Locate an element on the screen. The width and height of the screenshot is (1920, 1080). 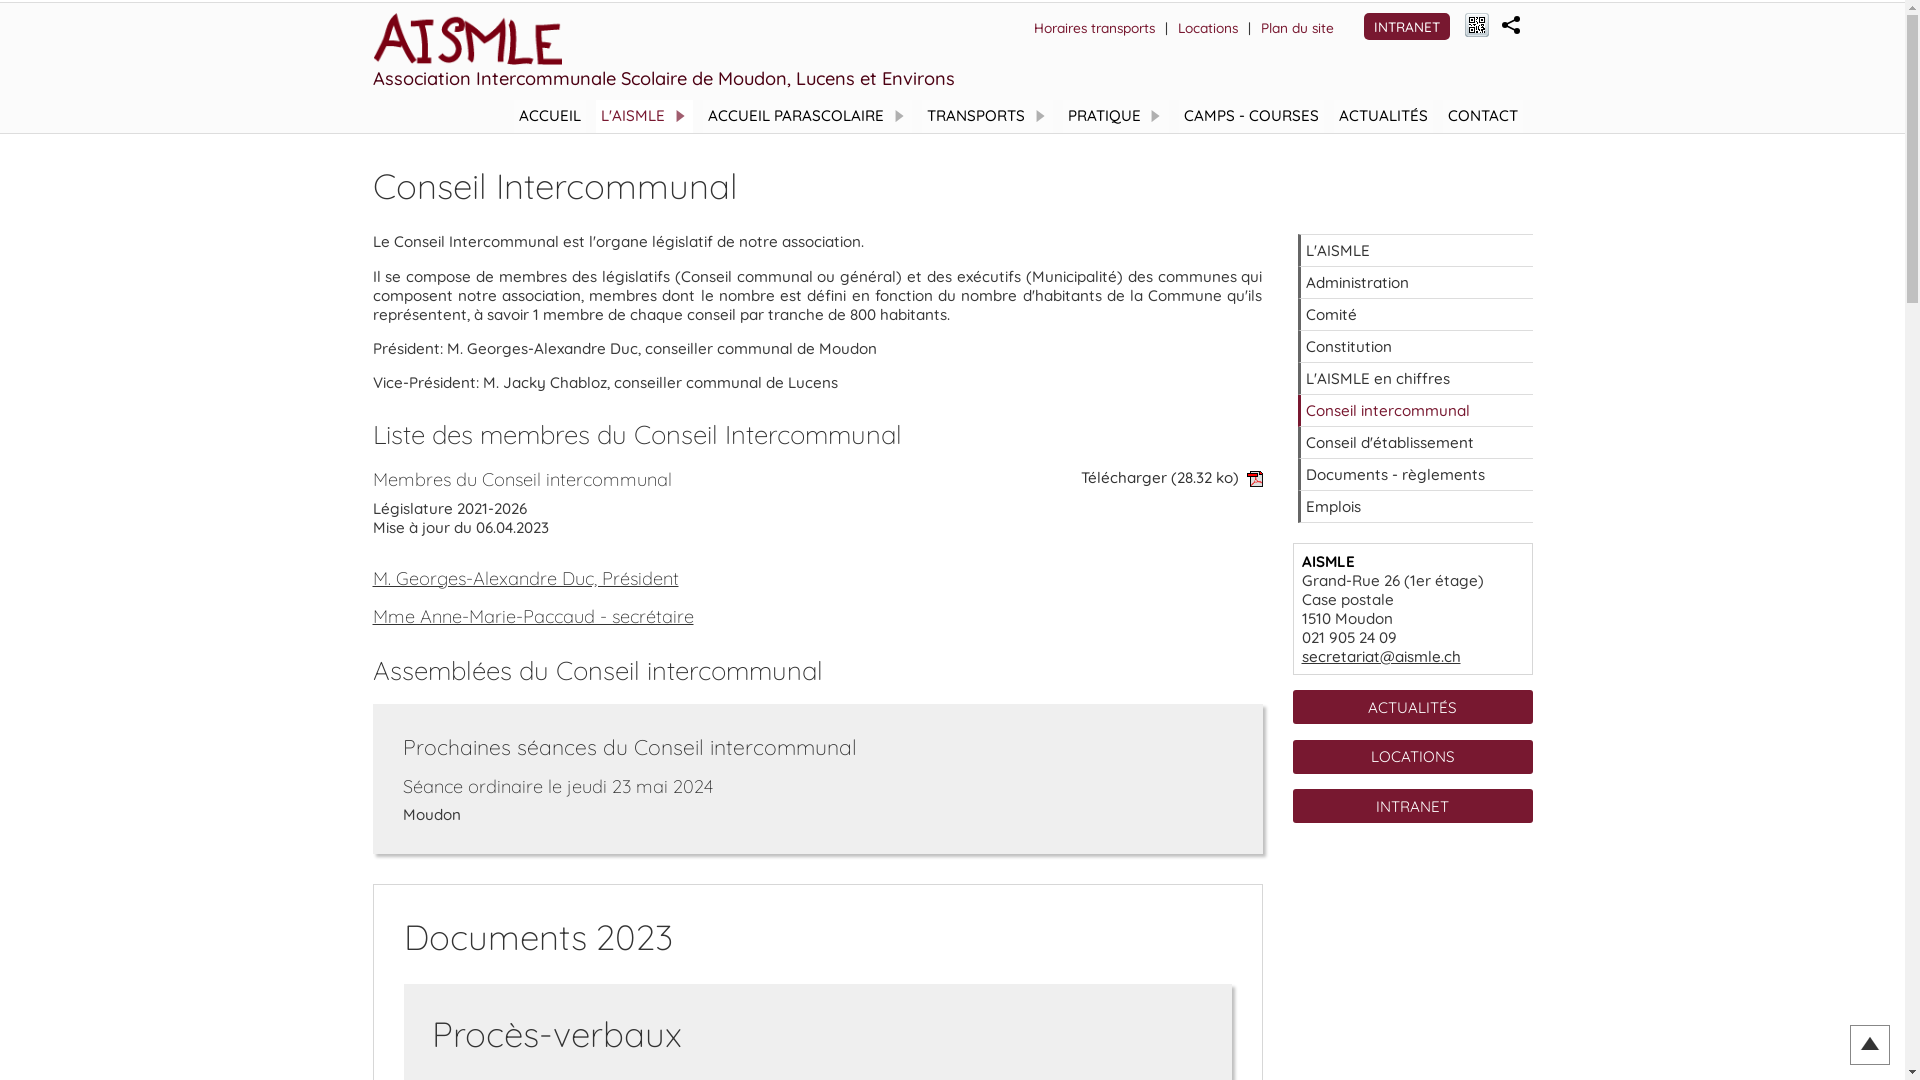
'INTRANET' is located at coordinates (1405, 26).